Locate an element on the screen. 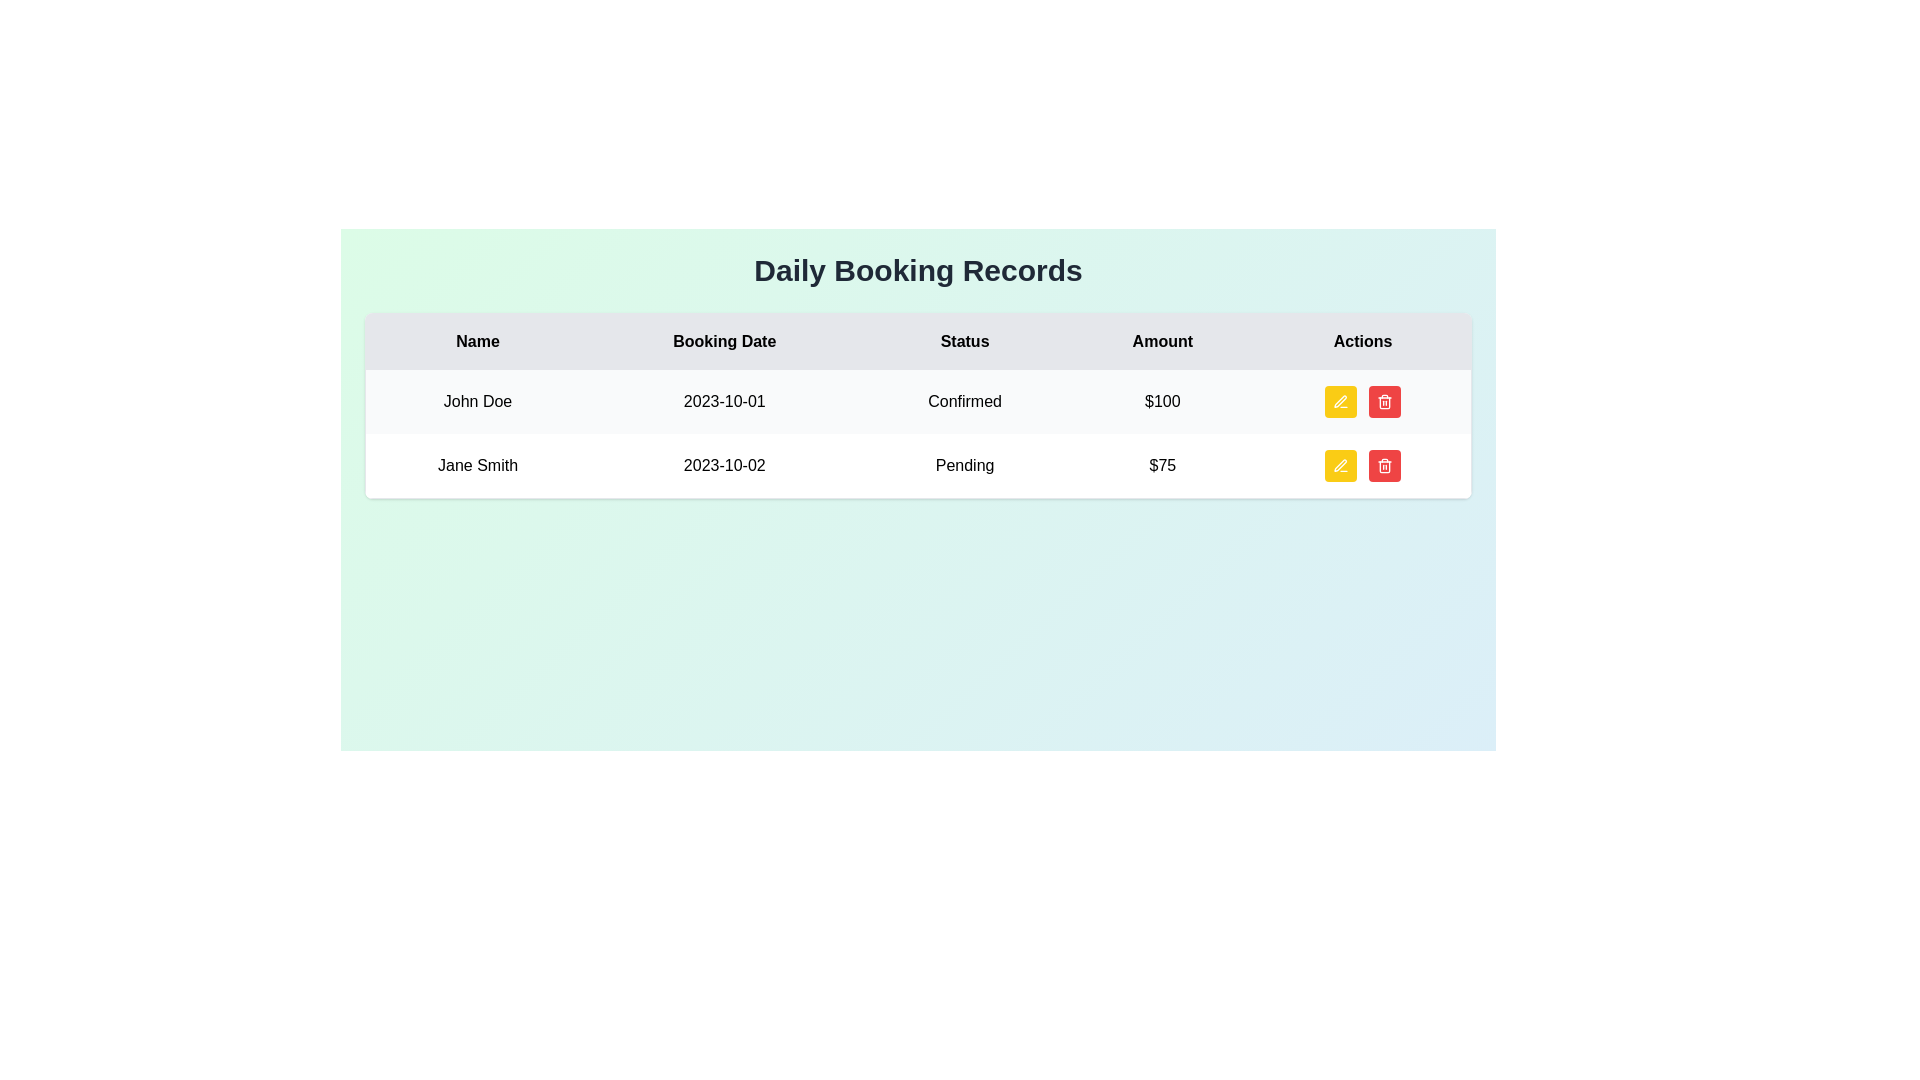 Image resolution: width=1920 pixels, height=1080 pixels. the rectangular main body of the red trash can icon located in the 'Actions' column of the second row of the table is located at coordinates (1384, 467).